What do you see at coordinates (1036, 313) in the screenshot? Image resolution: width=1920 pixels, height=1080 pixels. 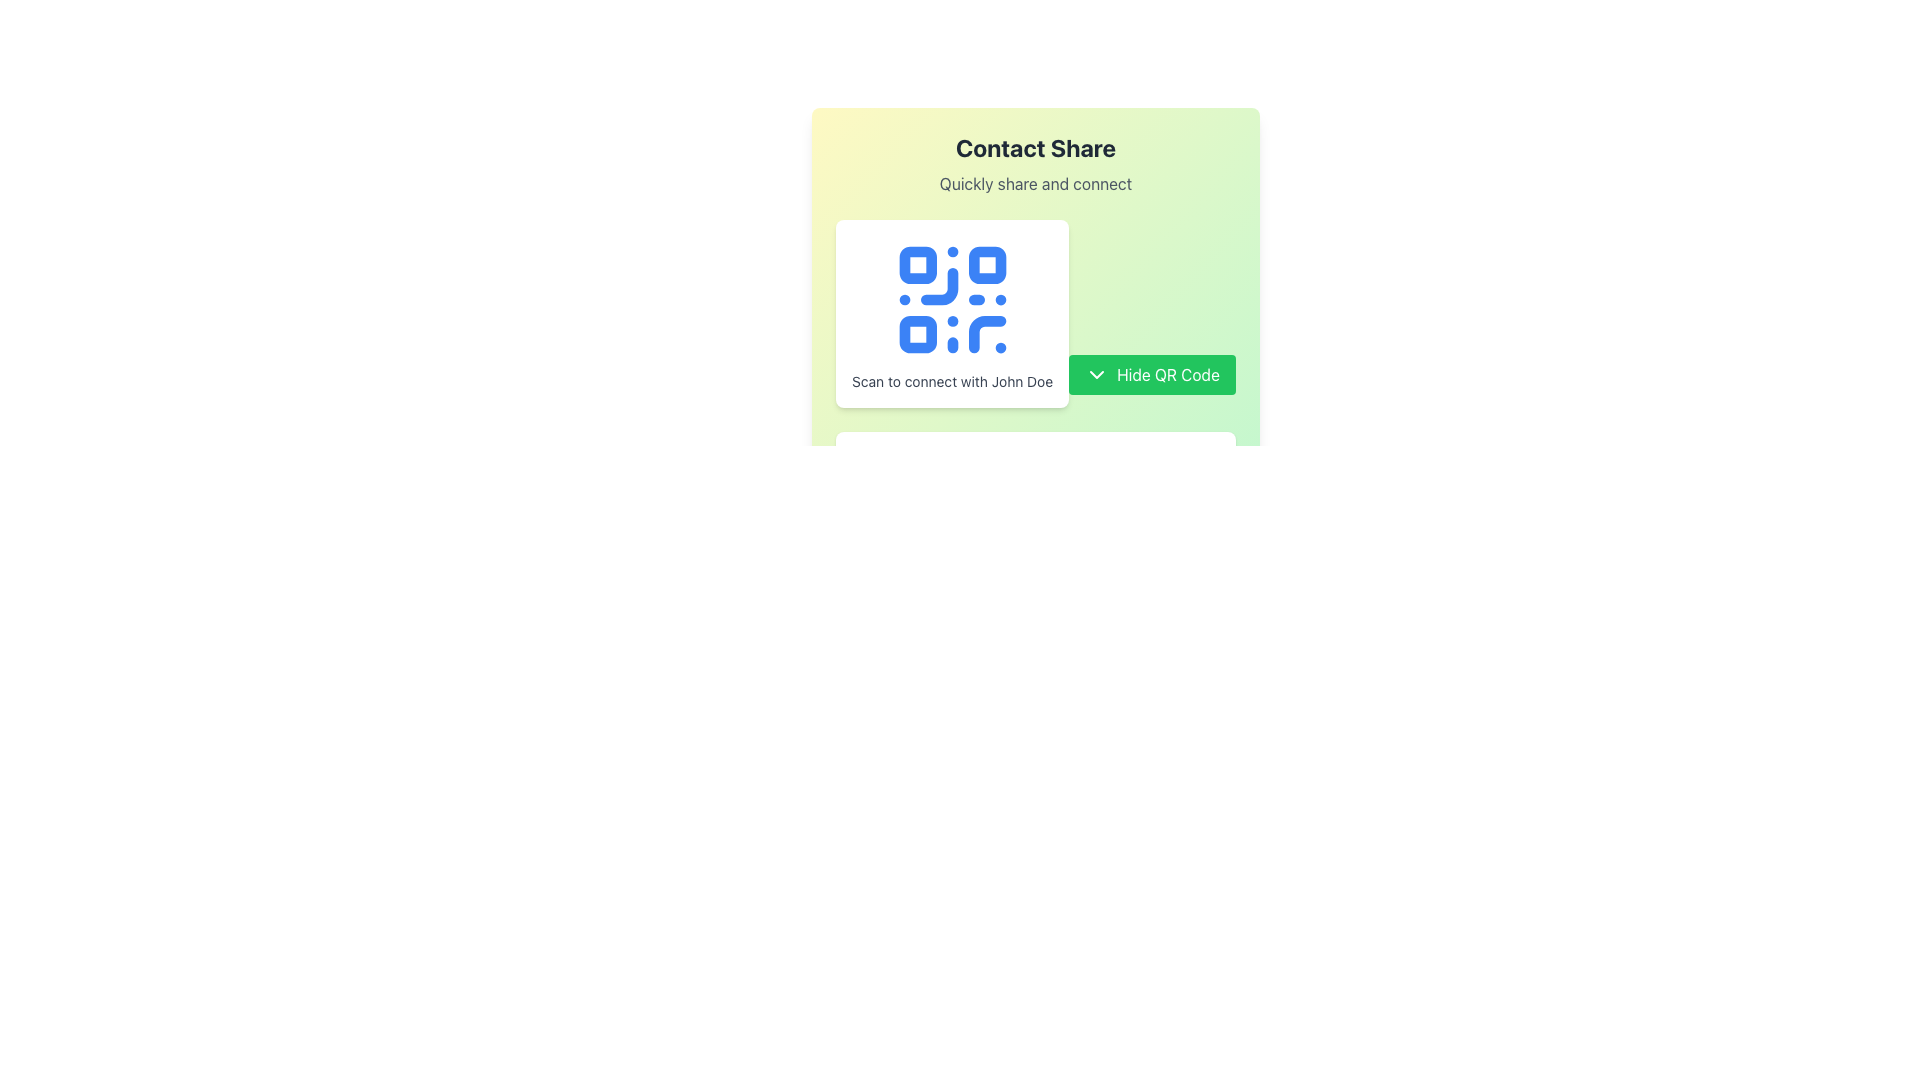 I see `the QR code in the Informational Display for John Doe` at bounding box center [1036, 313].